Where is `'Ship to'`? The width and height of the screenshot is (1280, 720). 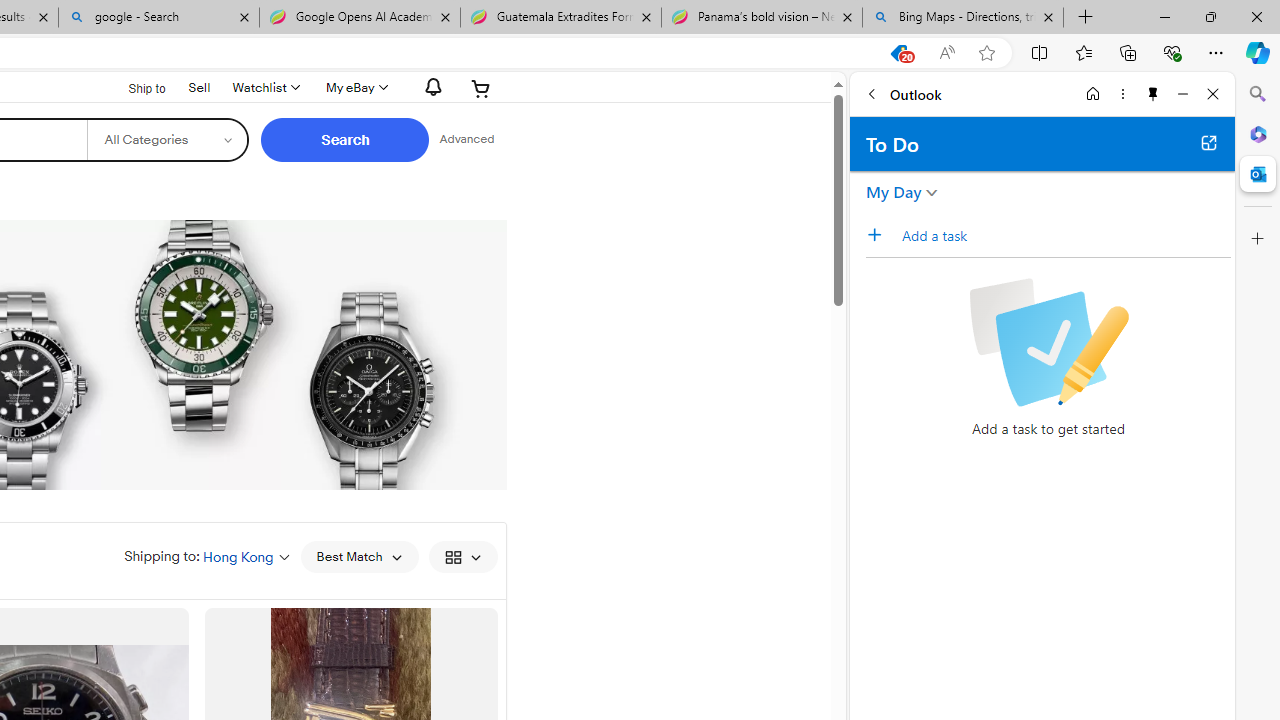
'Ship to' is located at coordinates (133, 86).